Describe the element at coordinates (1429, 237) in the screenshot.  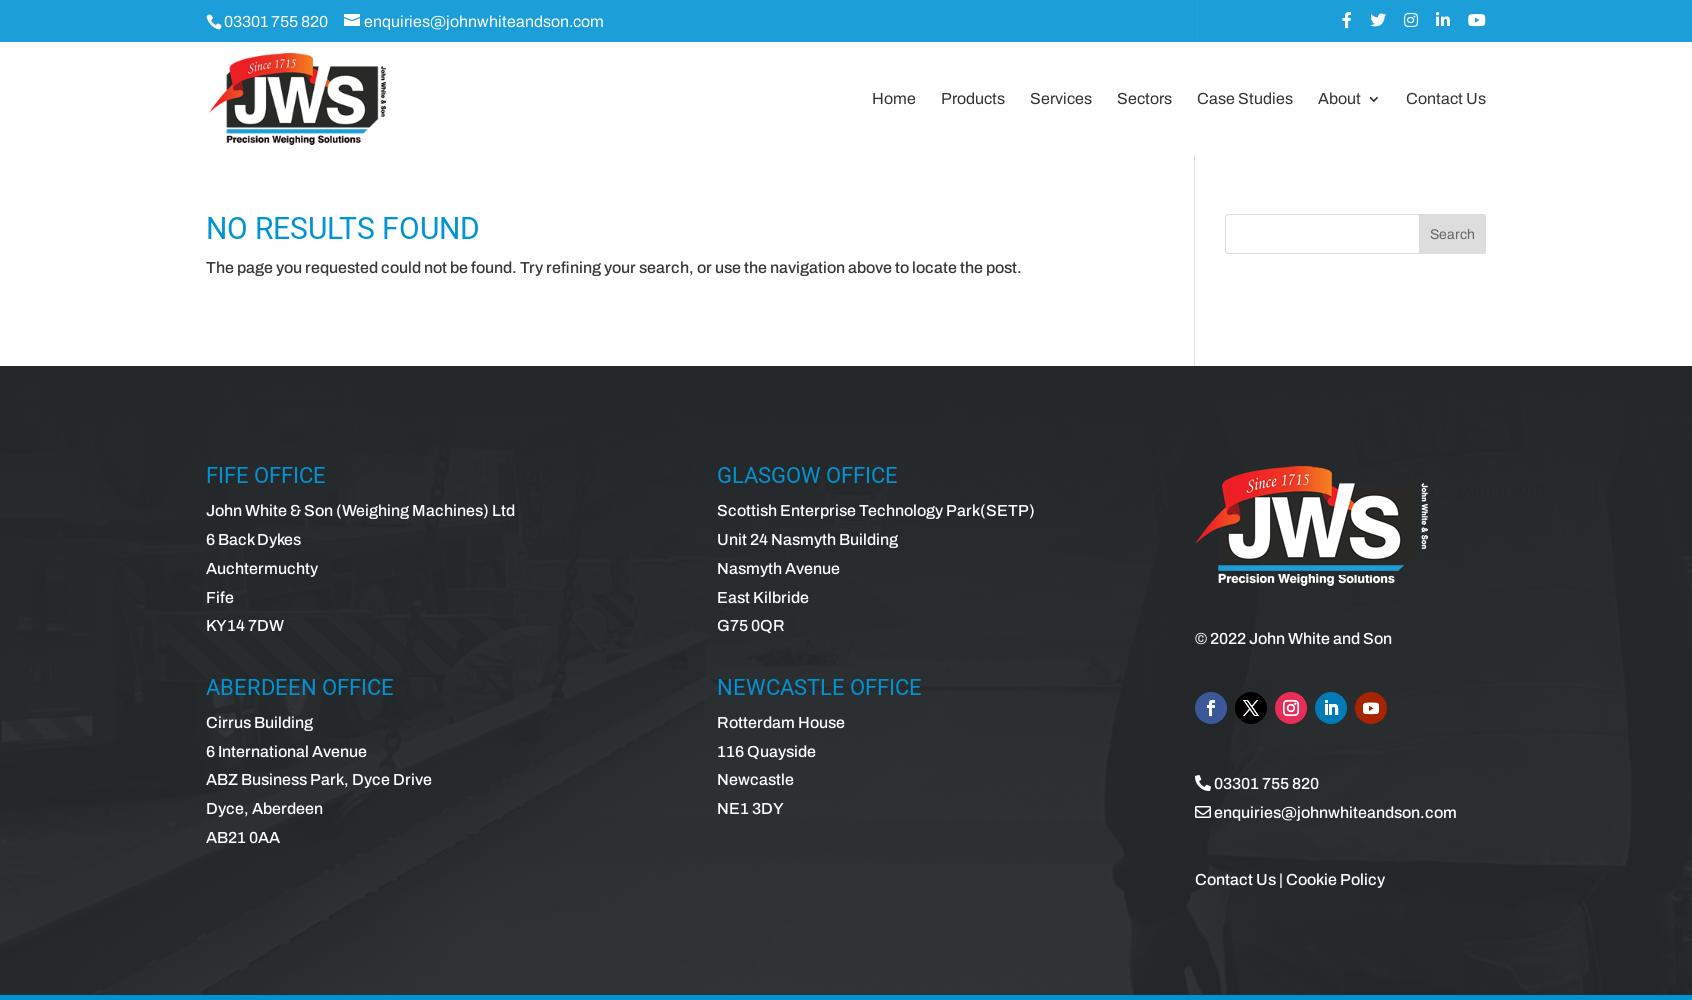
I see `'Community Support'` at that location.